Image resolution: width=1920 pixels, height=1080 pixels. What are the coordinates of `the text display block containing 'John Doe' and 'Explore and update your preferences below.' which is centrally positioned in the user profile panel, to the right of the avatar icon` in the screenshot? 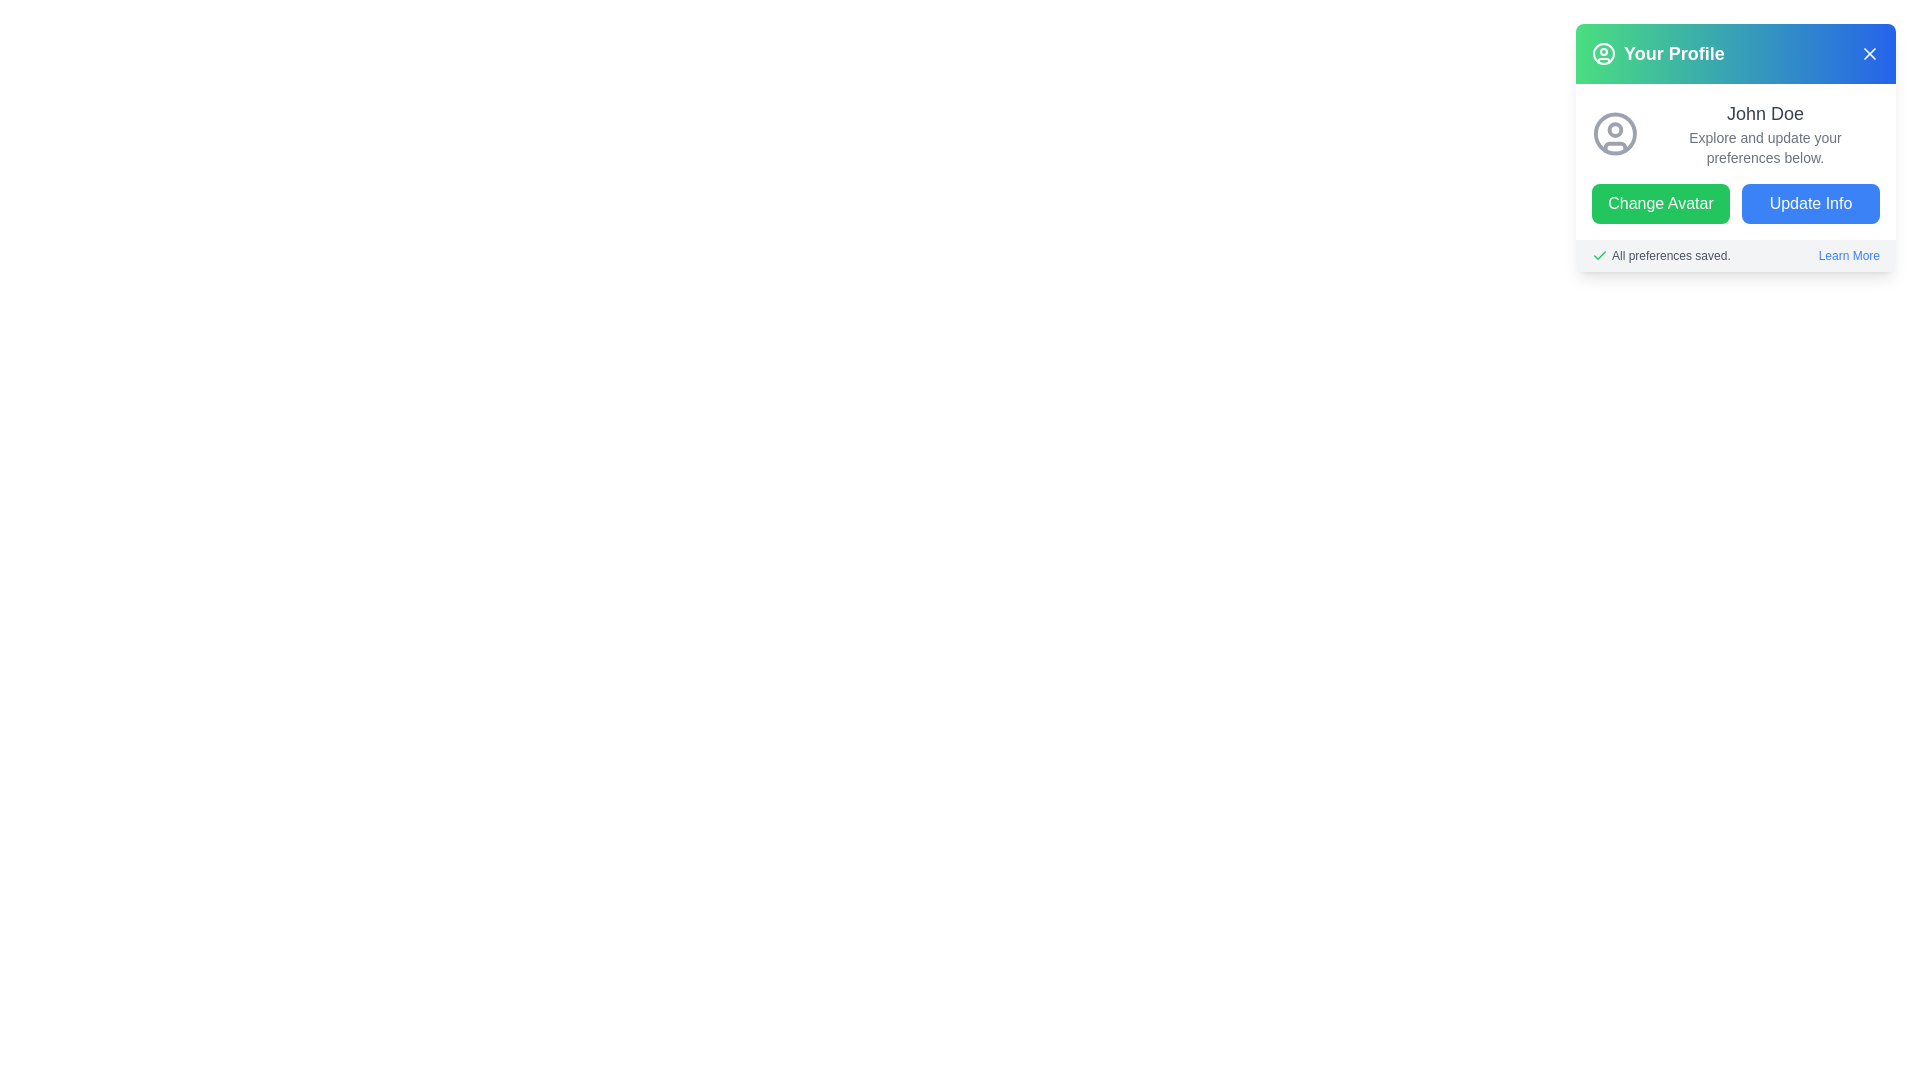 It's located at (1765, 134).